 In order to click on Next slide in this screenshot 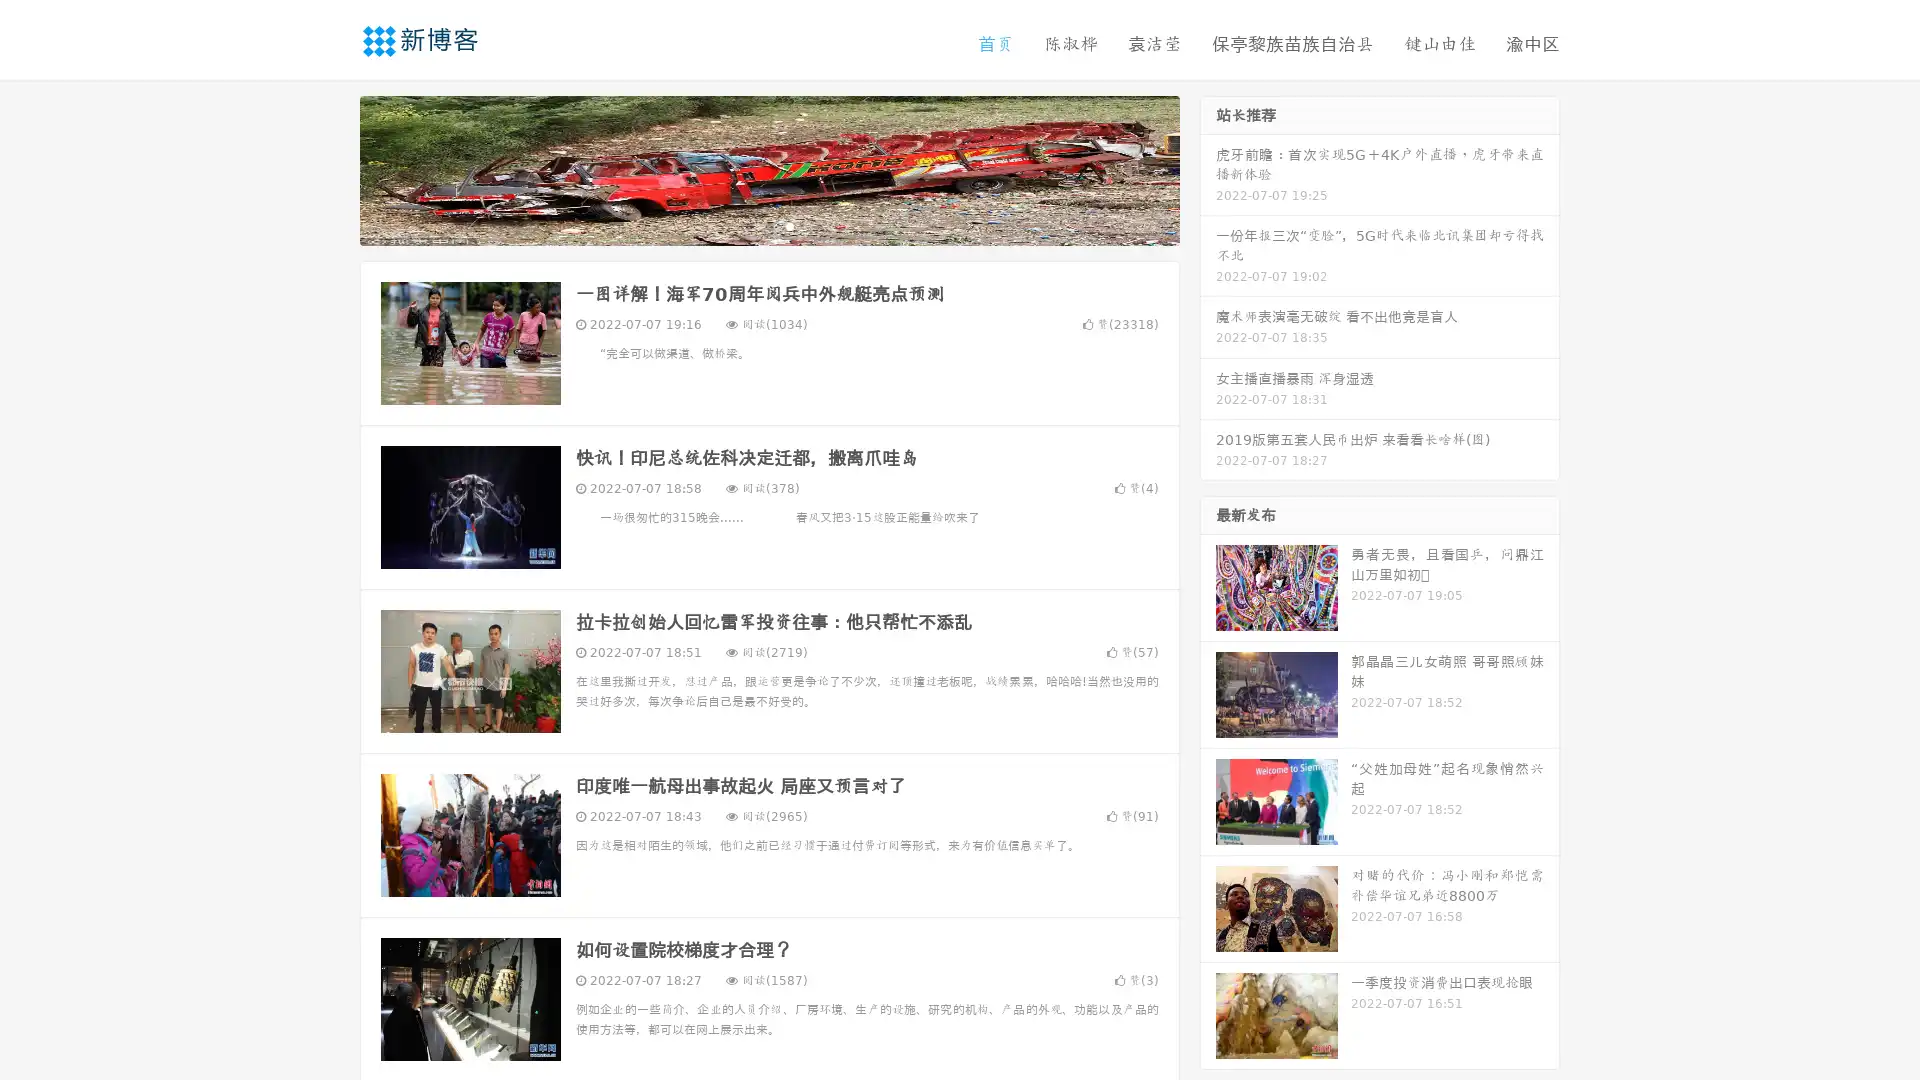, I will do `click(1208, 168)`.